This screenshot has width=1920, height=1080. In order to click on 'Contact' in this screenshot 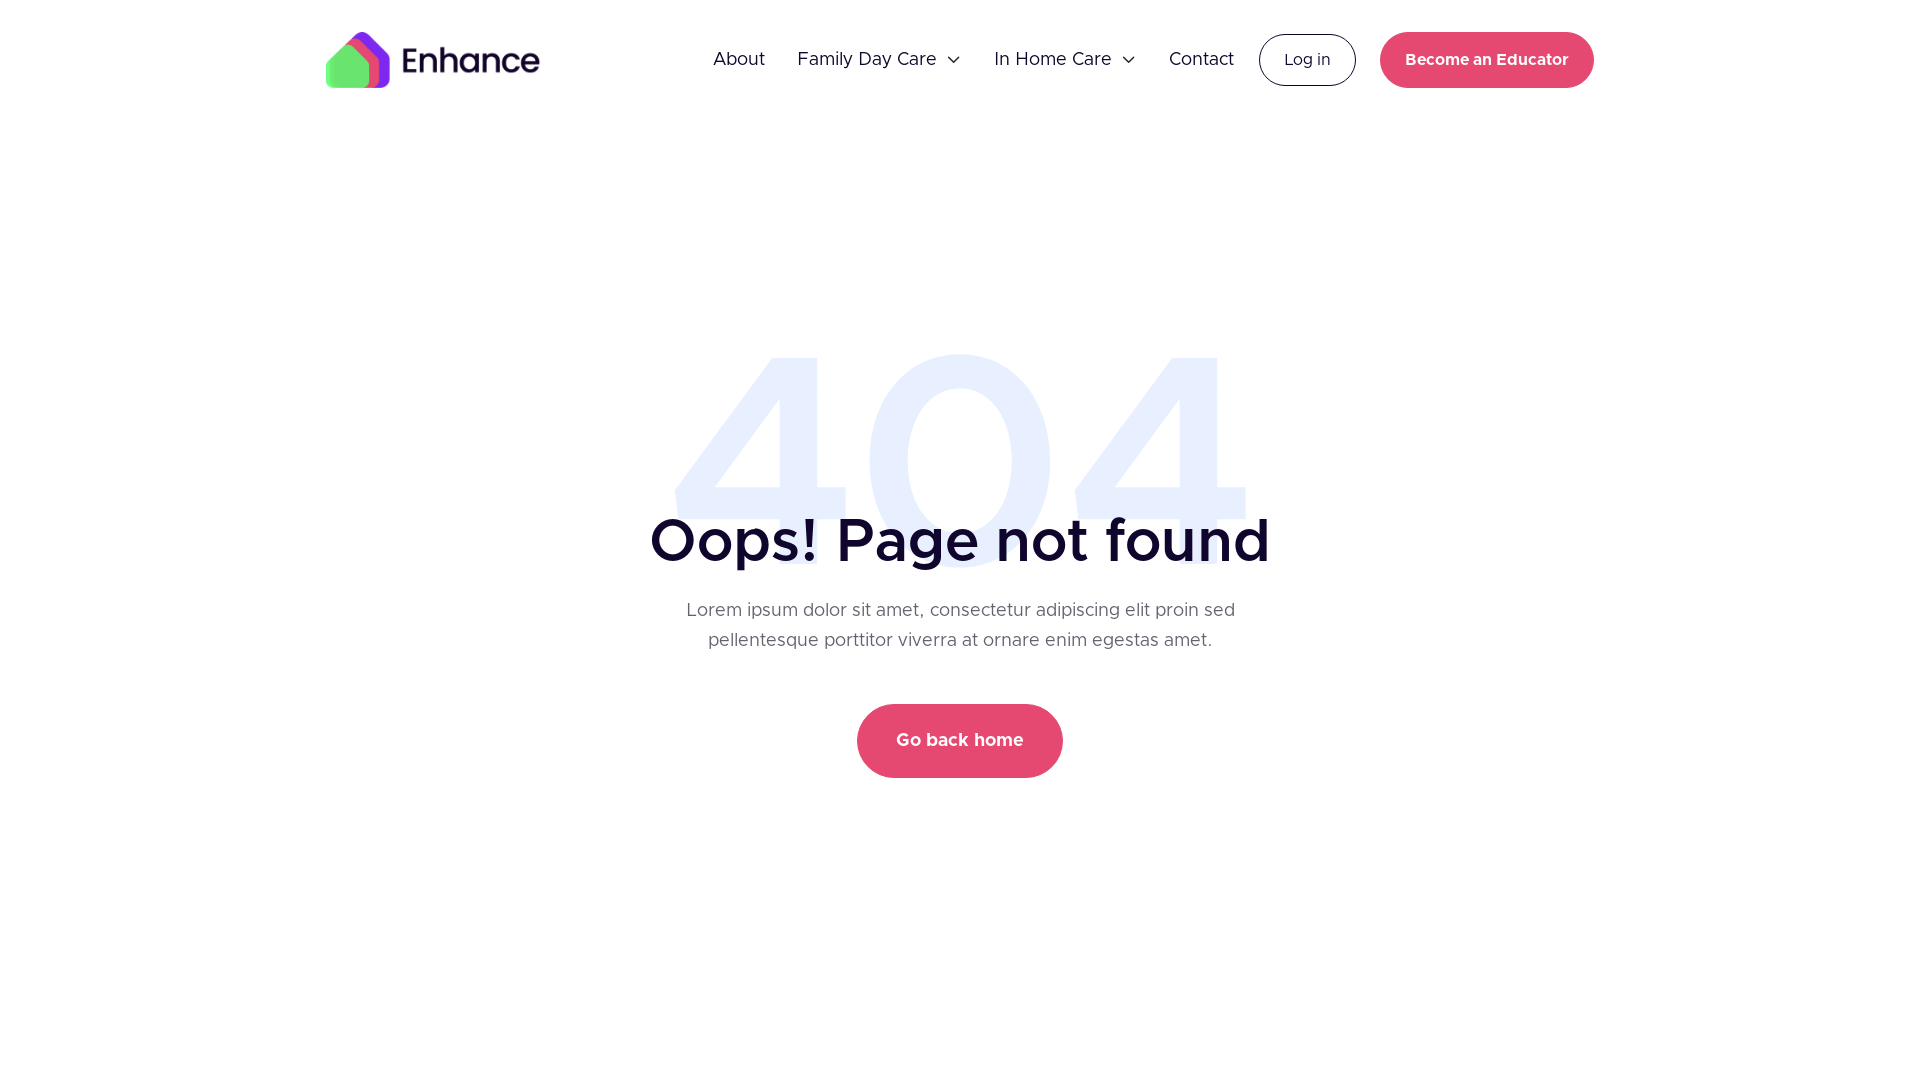, I will do `click(1169, 59)`.